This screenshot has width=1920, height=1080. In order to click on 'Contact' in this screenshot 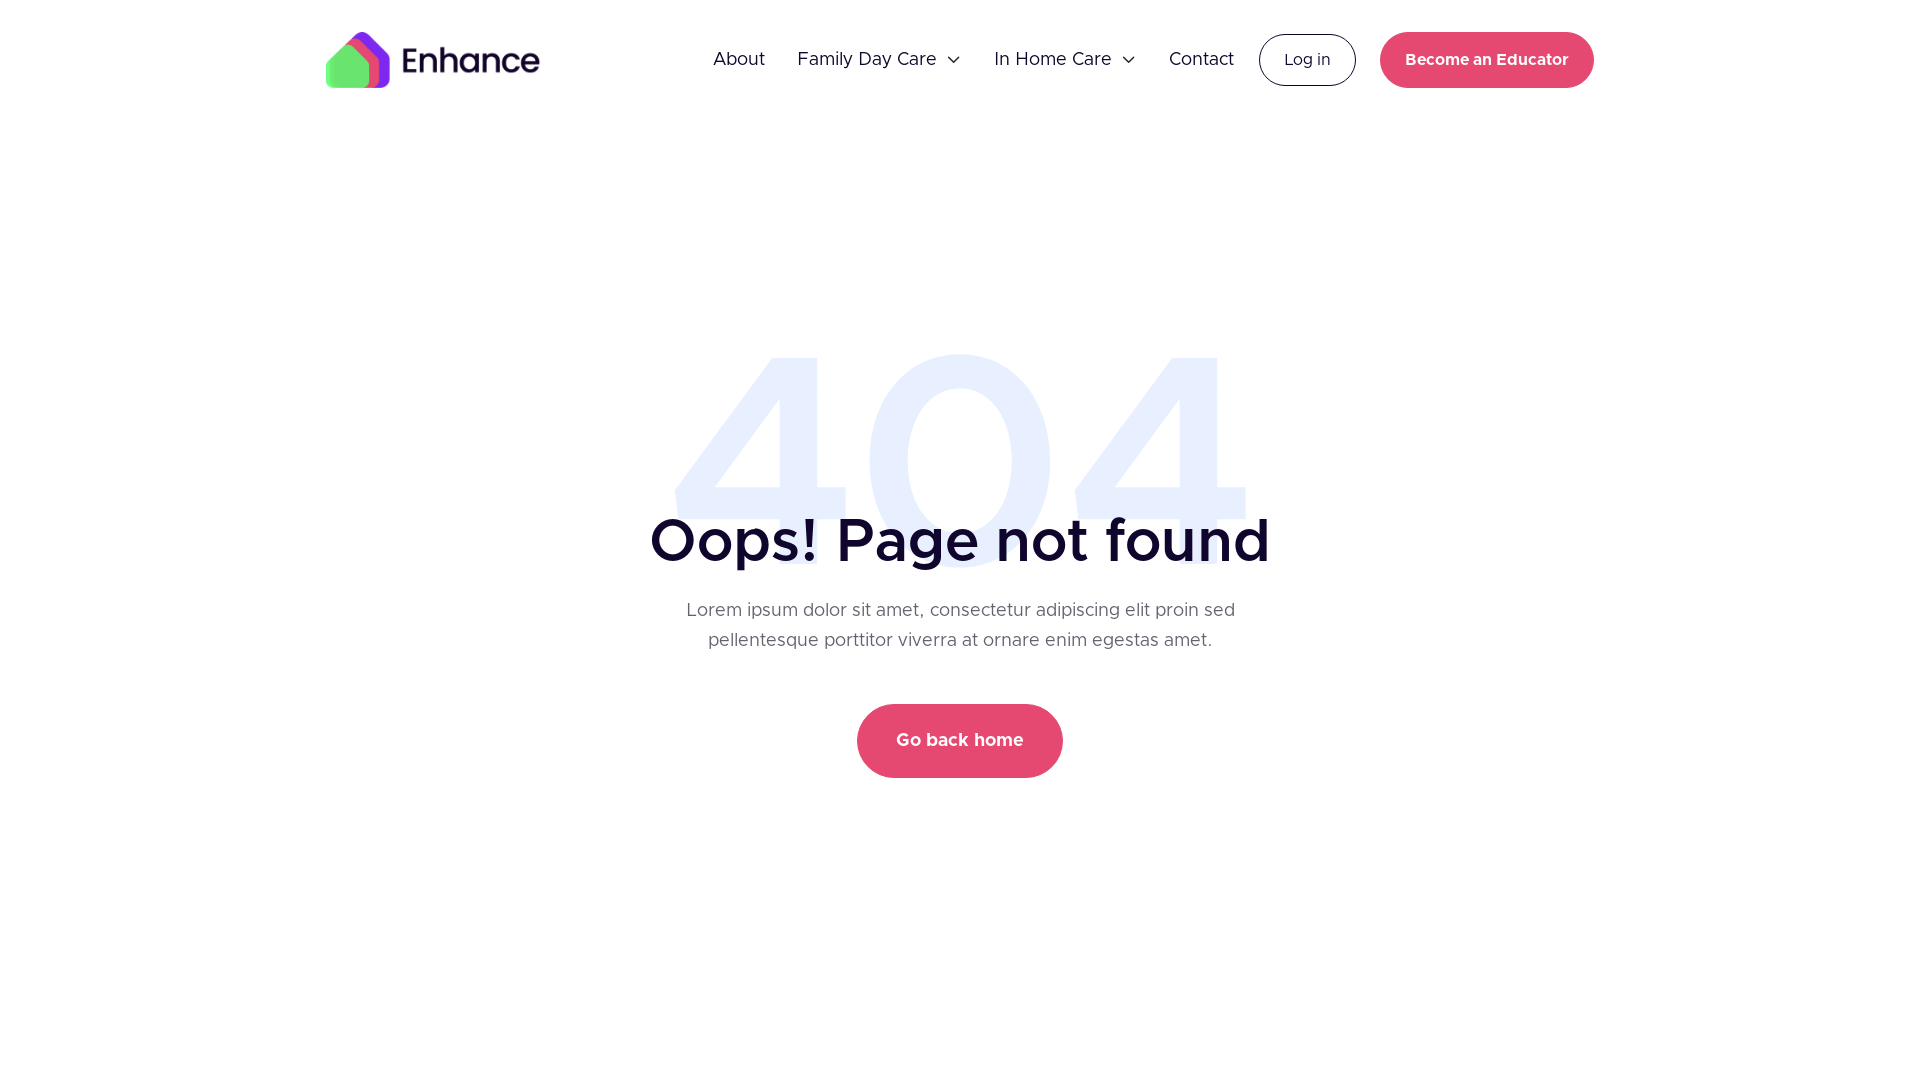, I will do `click(1169, 59)`.